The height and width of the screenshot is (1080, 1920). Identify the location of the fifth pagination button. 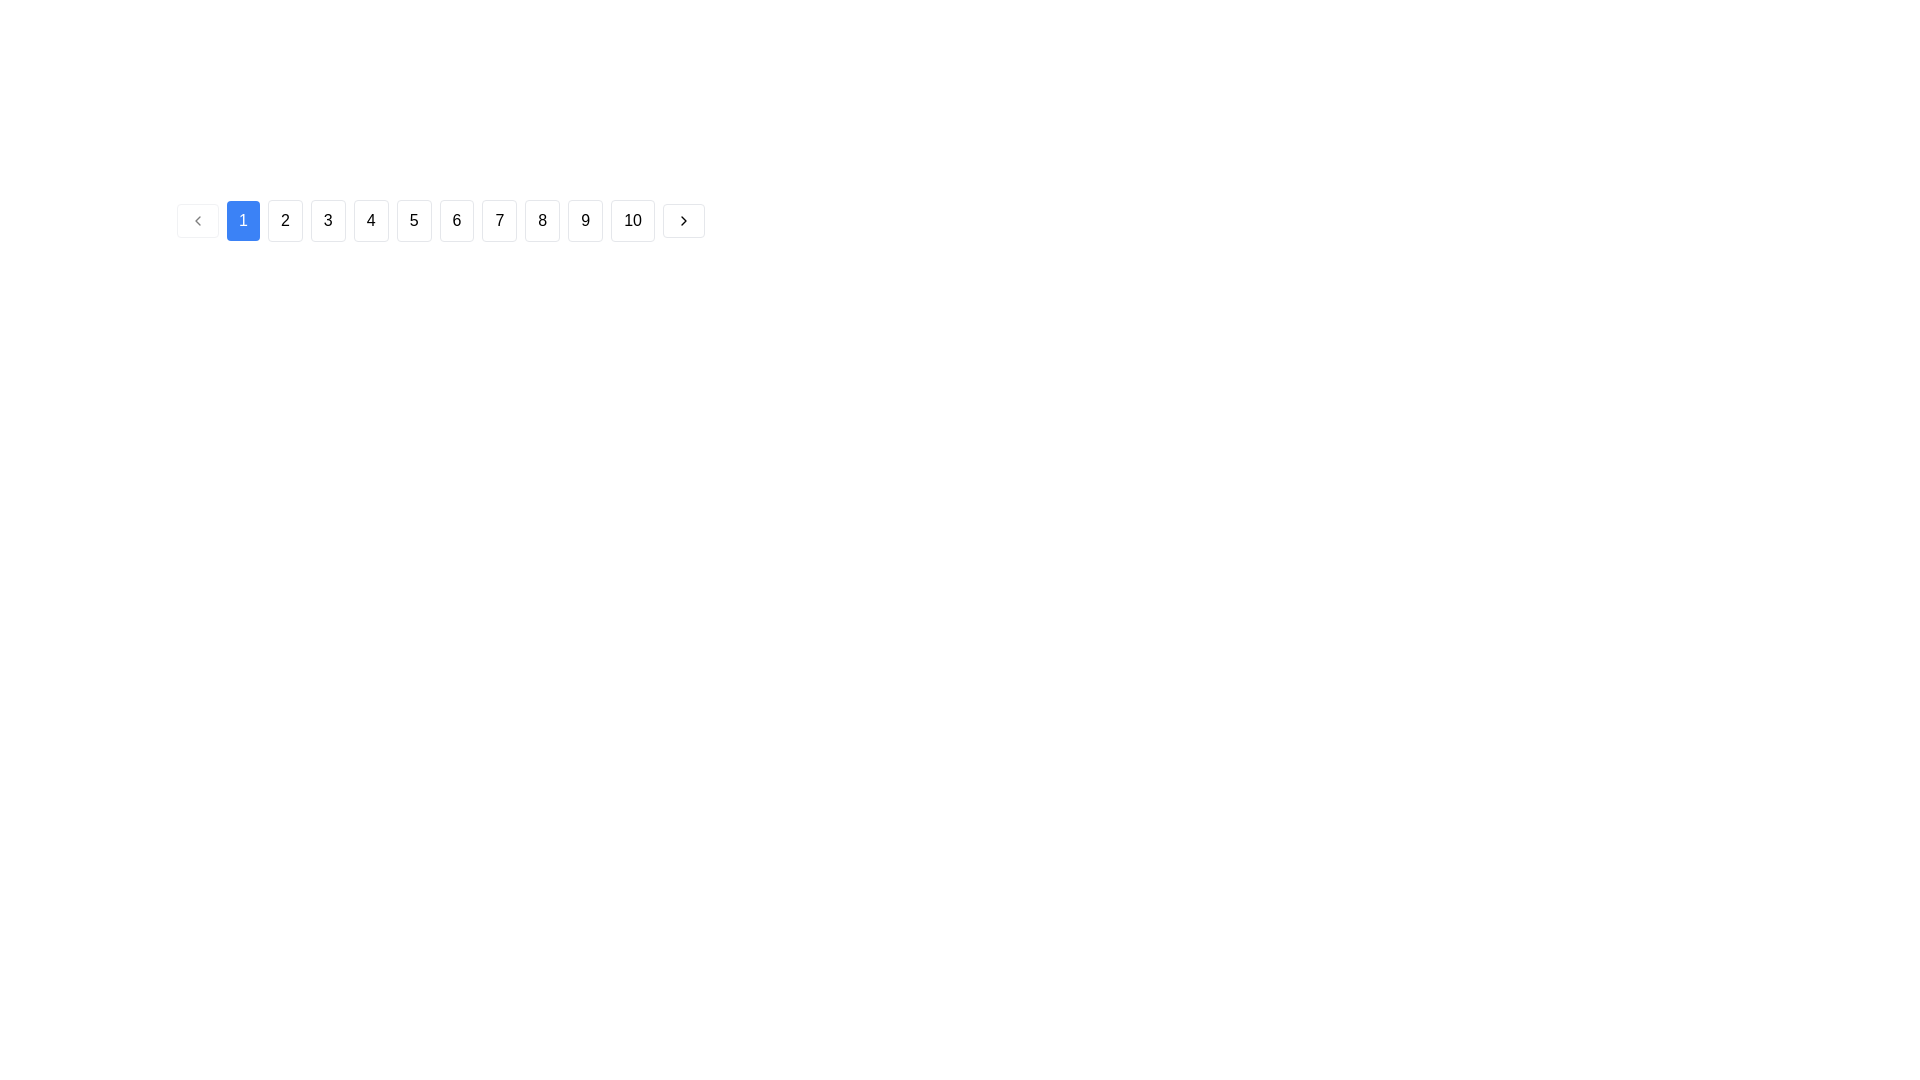
(412, 220).